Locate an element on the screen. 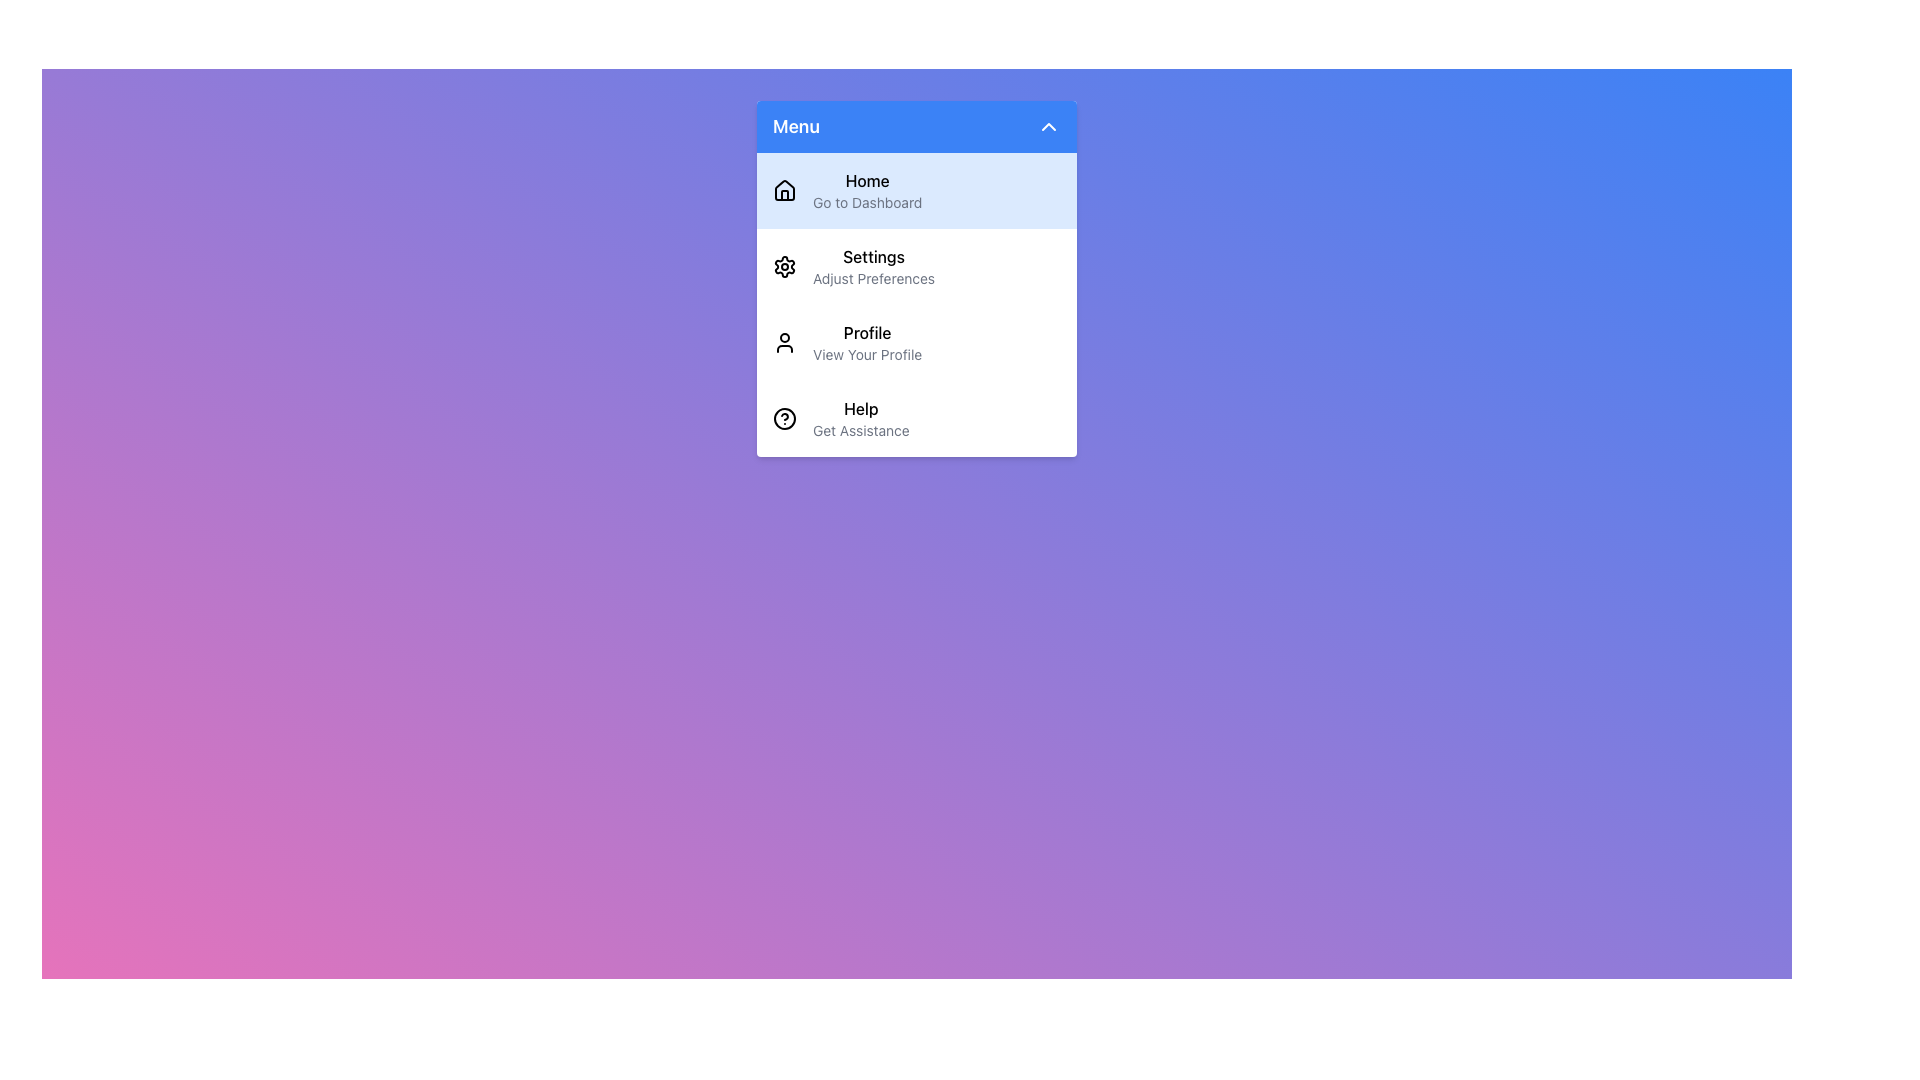 This screenshot has height=1080, width=1920. the SVG circle within the Help menu item is located at coordinates (784, 418).